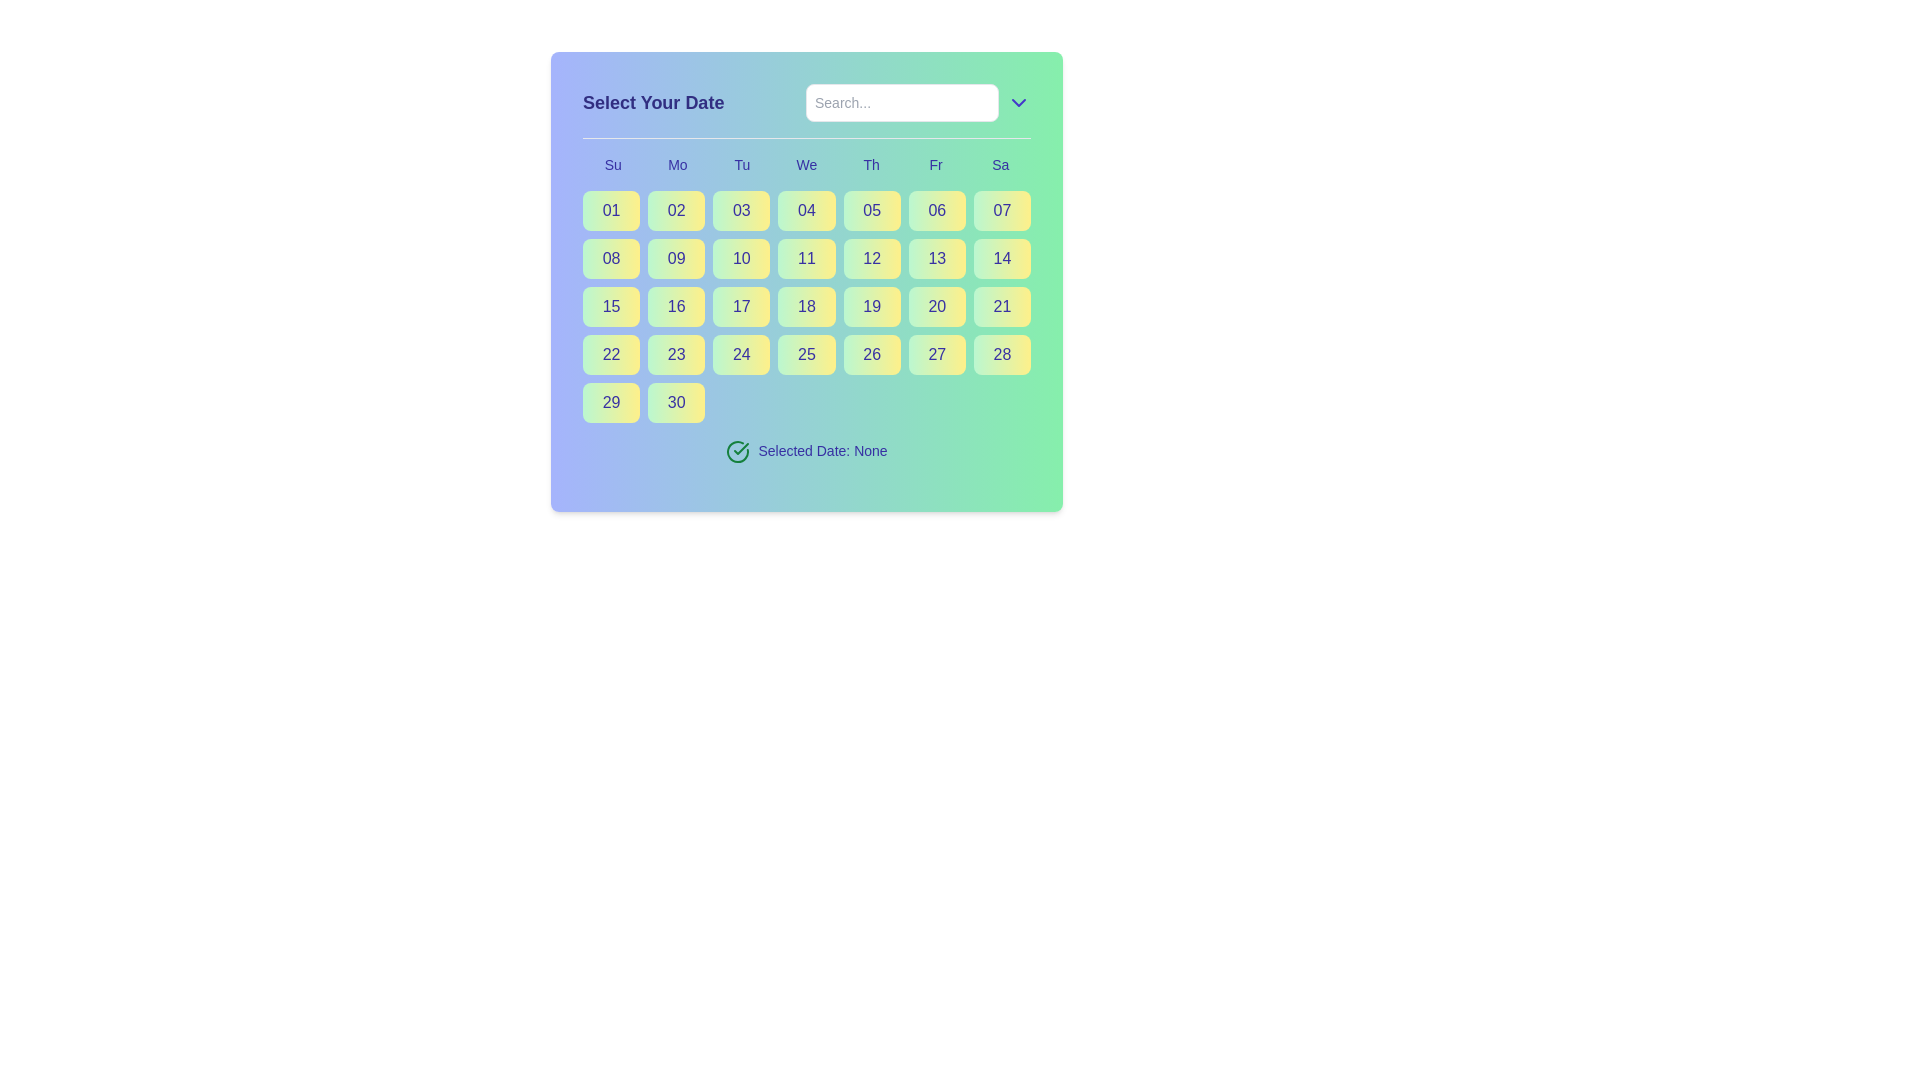 The image size is (1920, 1080). What do you see at coordinates (935, 164) in the screenshot?
I see `the text label displaying 'Fr', which is the sixth item in the grid of day abbreviations, positioned between 'Th' and 'Sa'` at bounding box center [935, 164].